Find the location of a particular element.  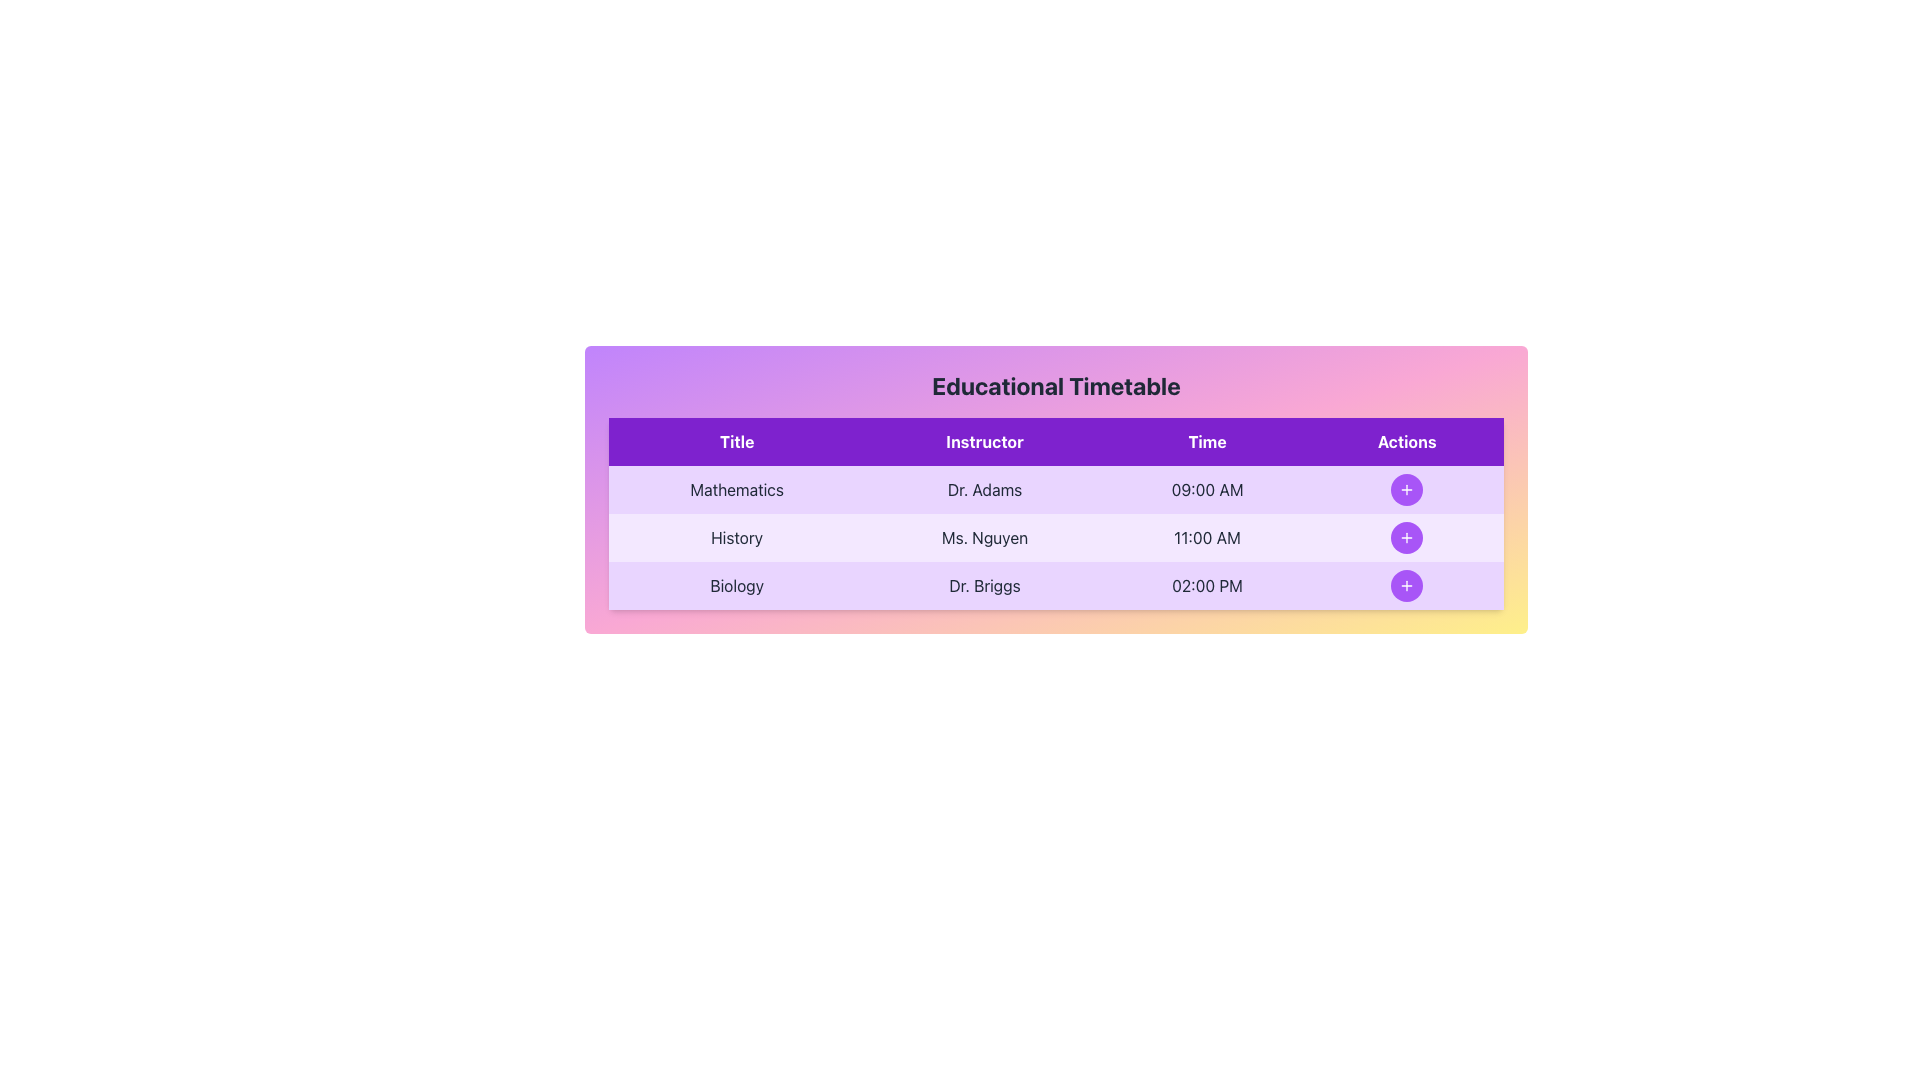

the text label displaying '09:00 AM' in the 'Time' column of the timetable for the 'Mathematics' subject is located at coordinates (1206, 489).